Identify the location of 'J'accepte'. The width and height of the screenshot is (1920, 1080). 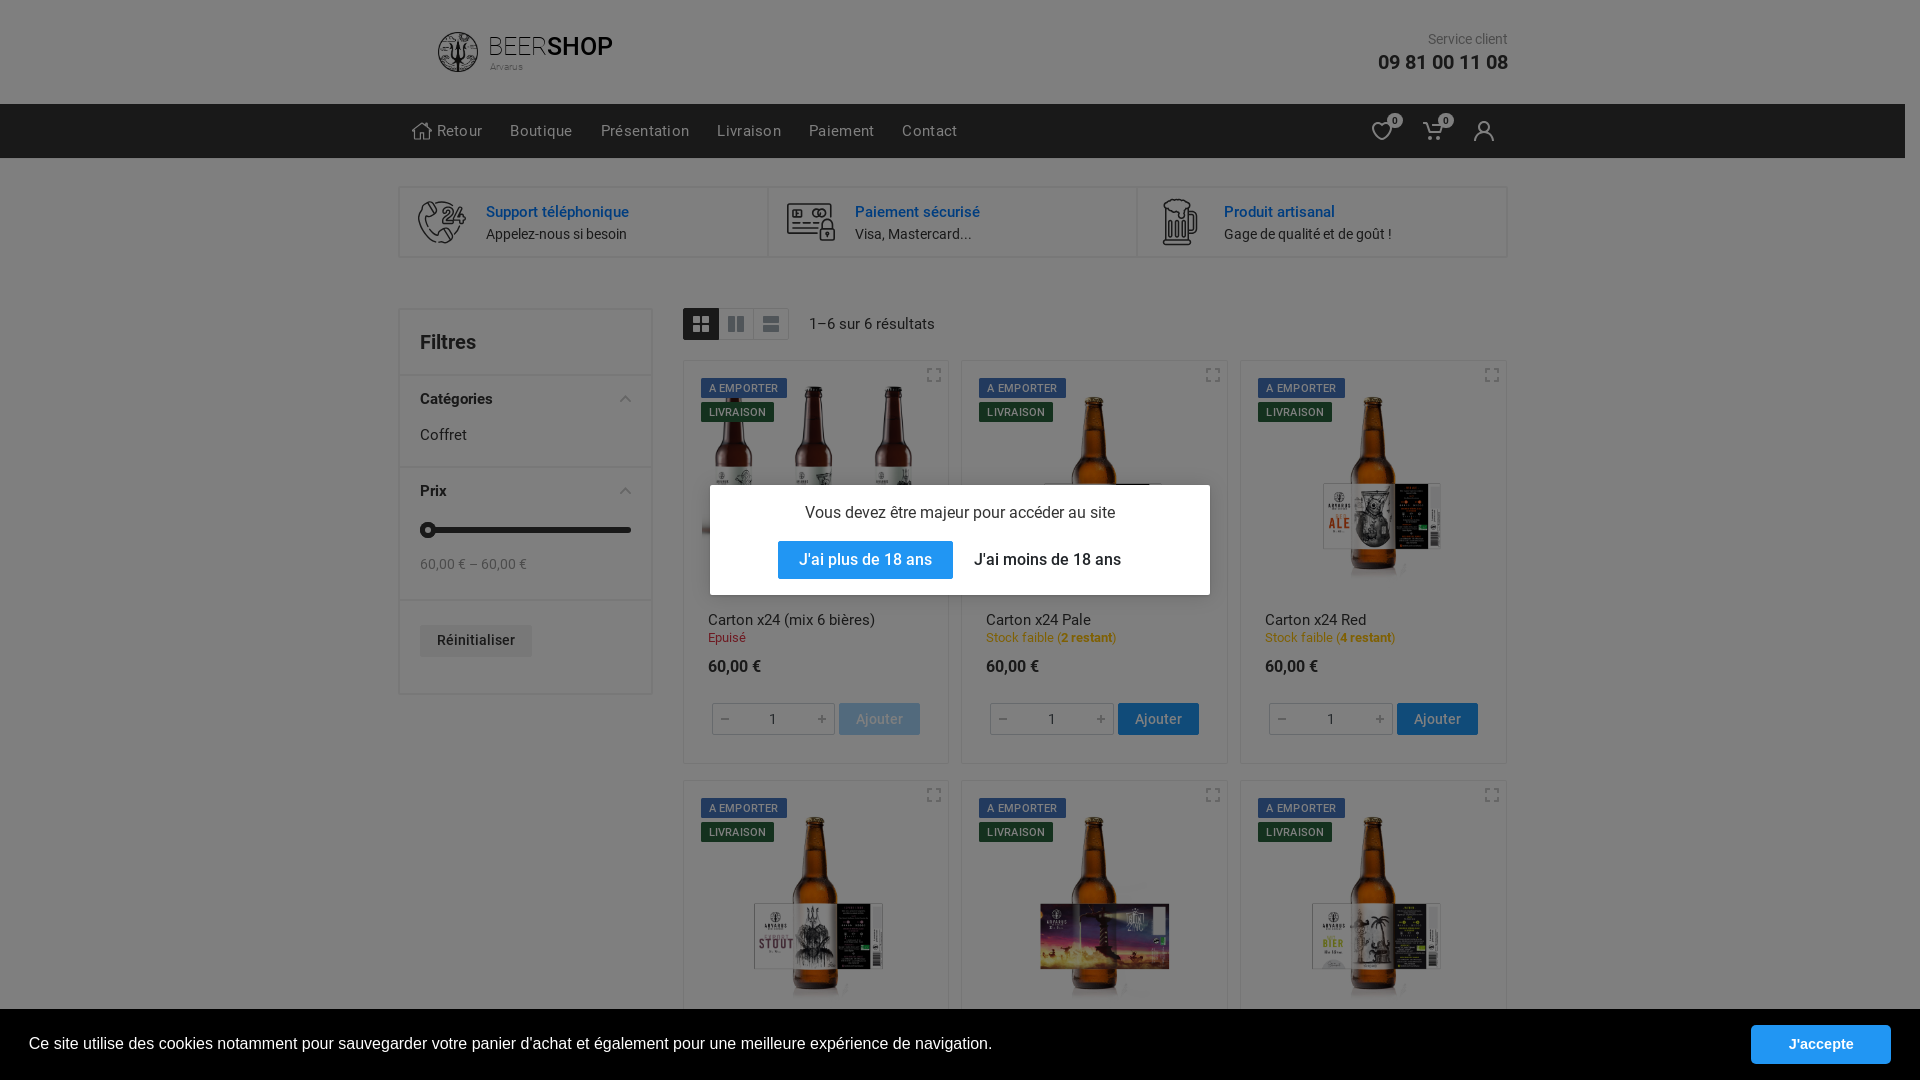
(1820, 1043).